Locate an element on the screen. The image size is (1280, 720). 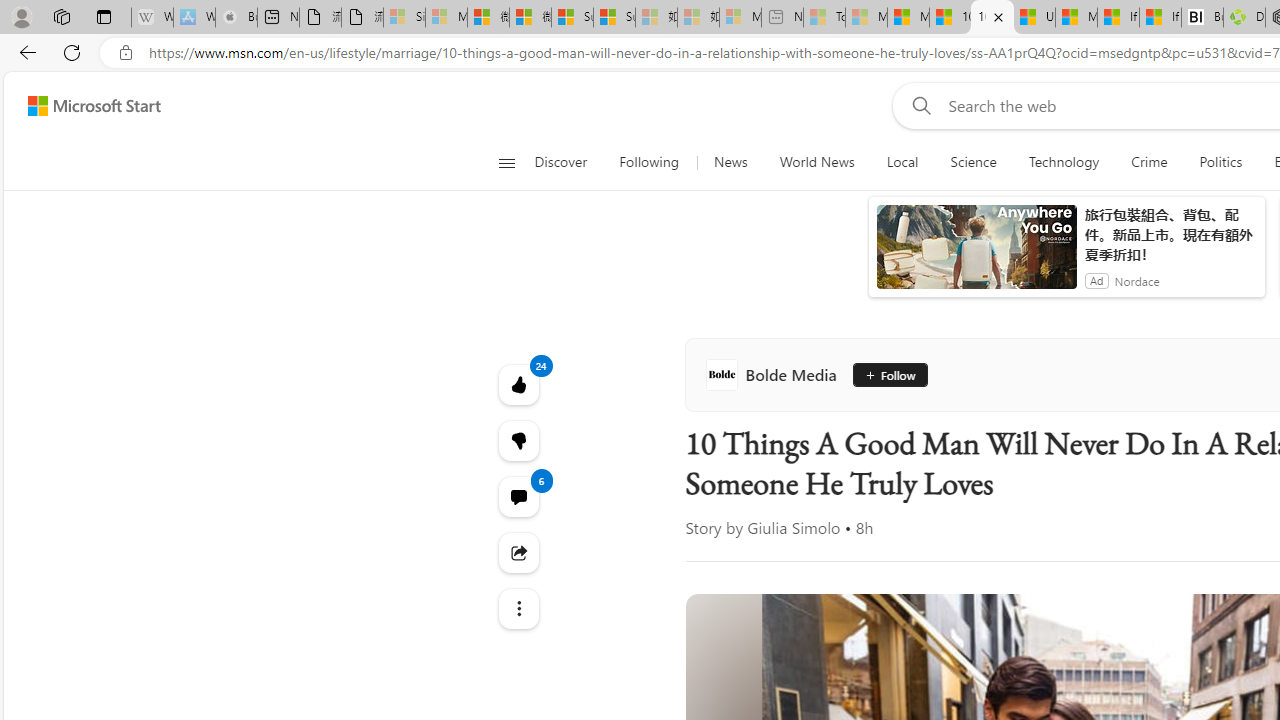
'Politics' is located at coordinates (1220, 162).